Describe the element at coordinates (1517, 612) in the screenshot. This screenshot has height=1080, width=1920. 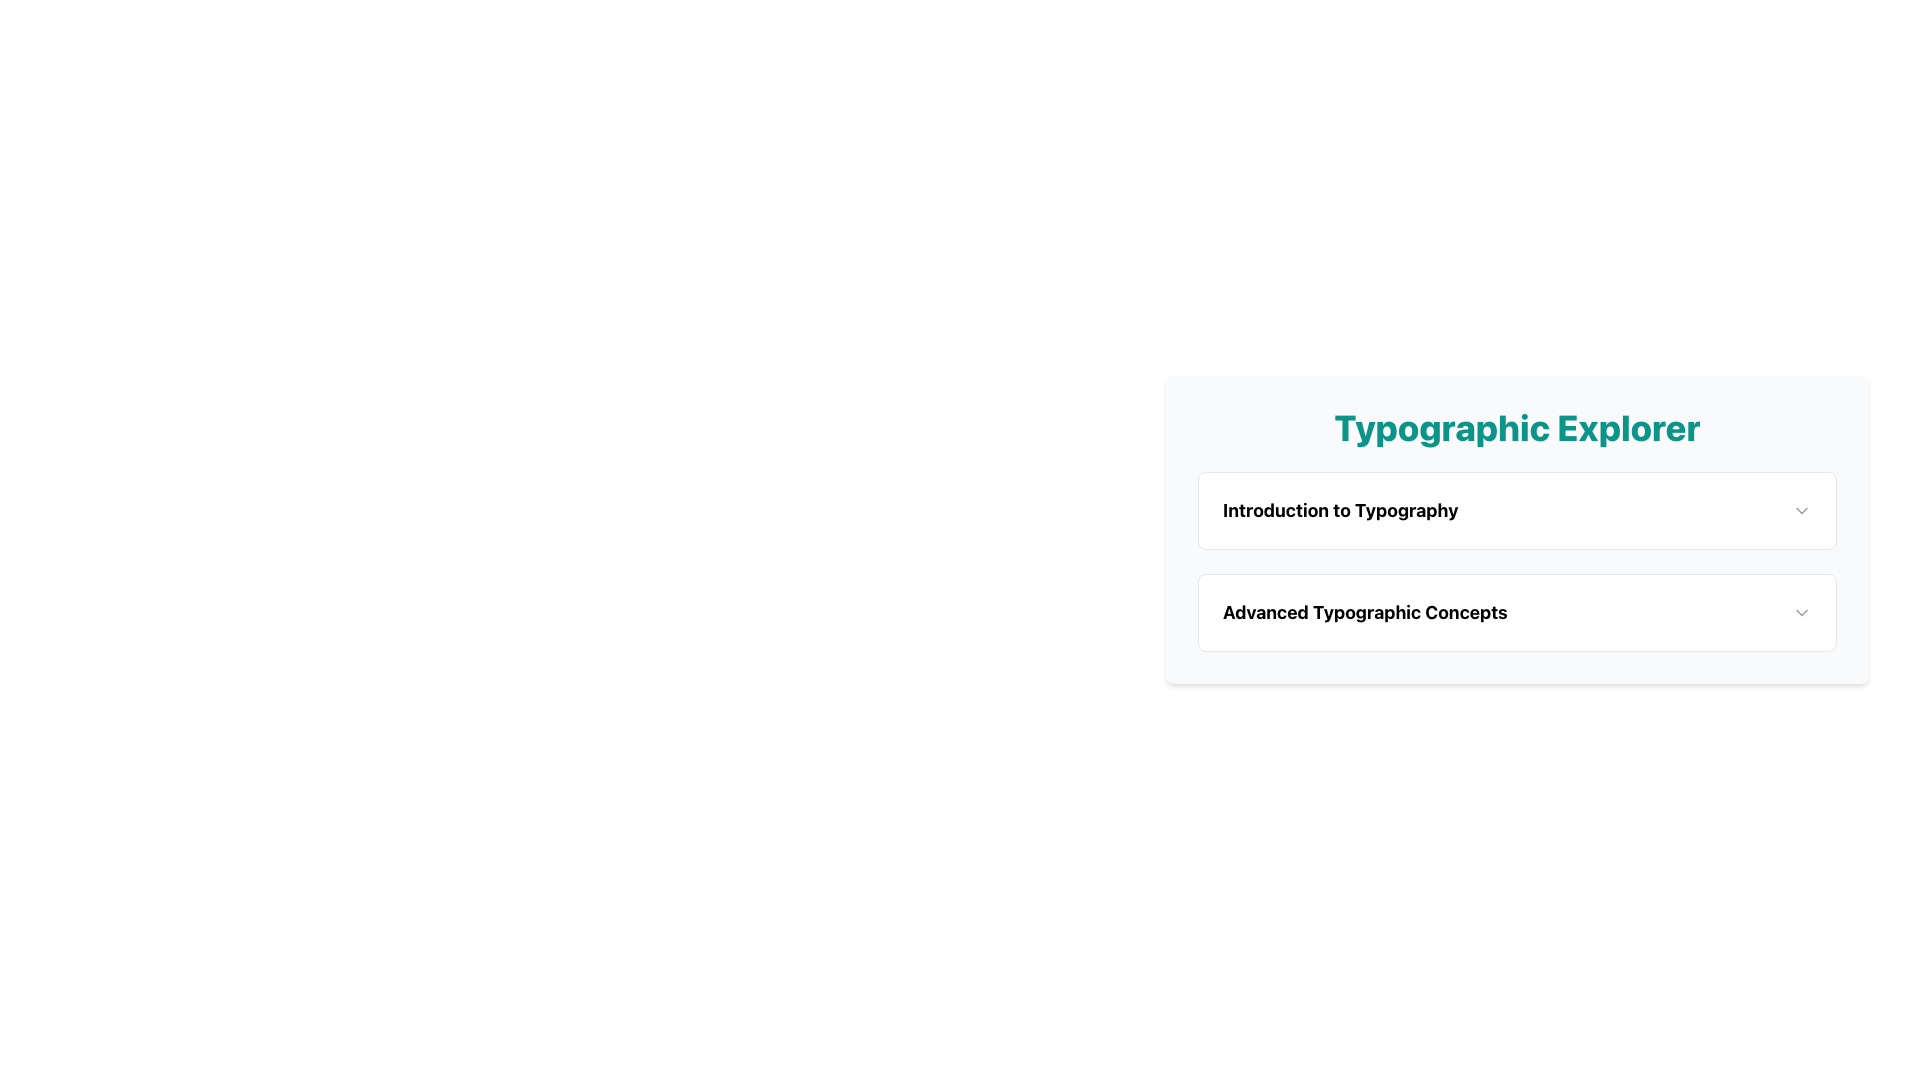
I see `the second dropdown menu item labeled 'Advanced Typographic Concepts' in the 'Typographic Explorer' section` at that location.